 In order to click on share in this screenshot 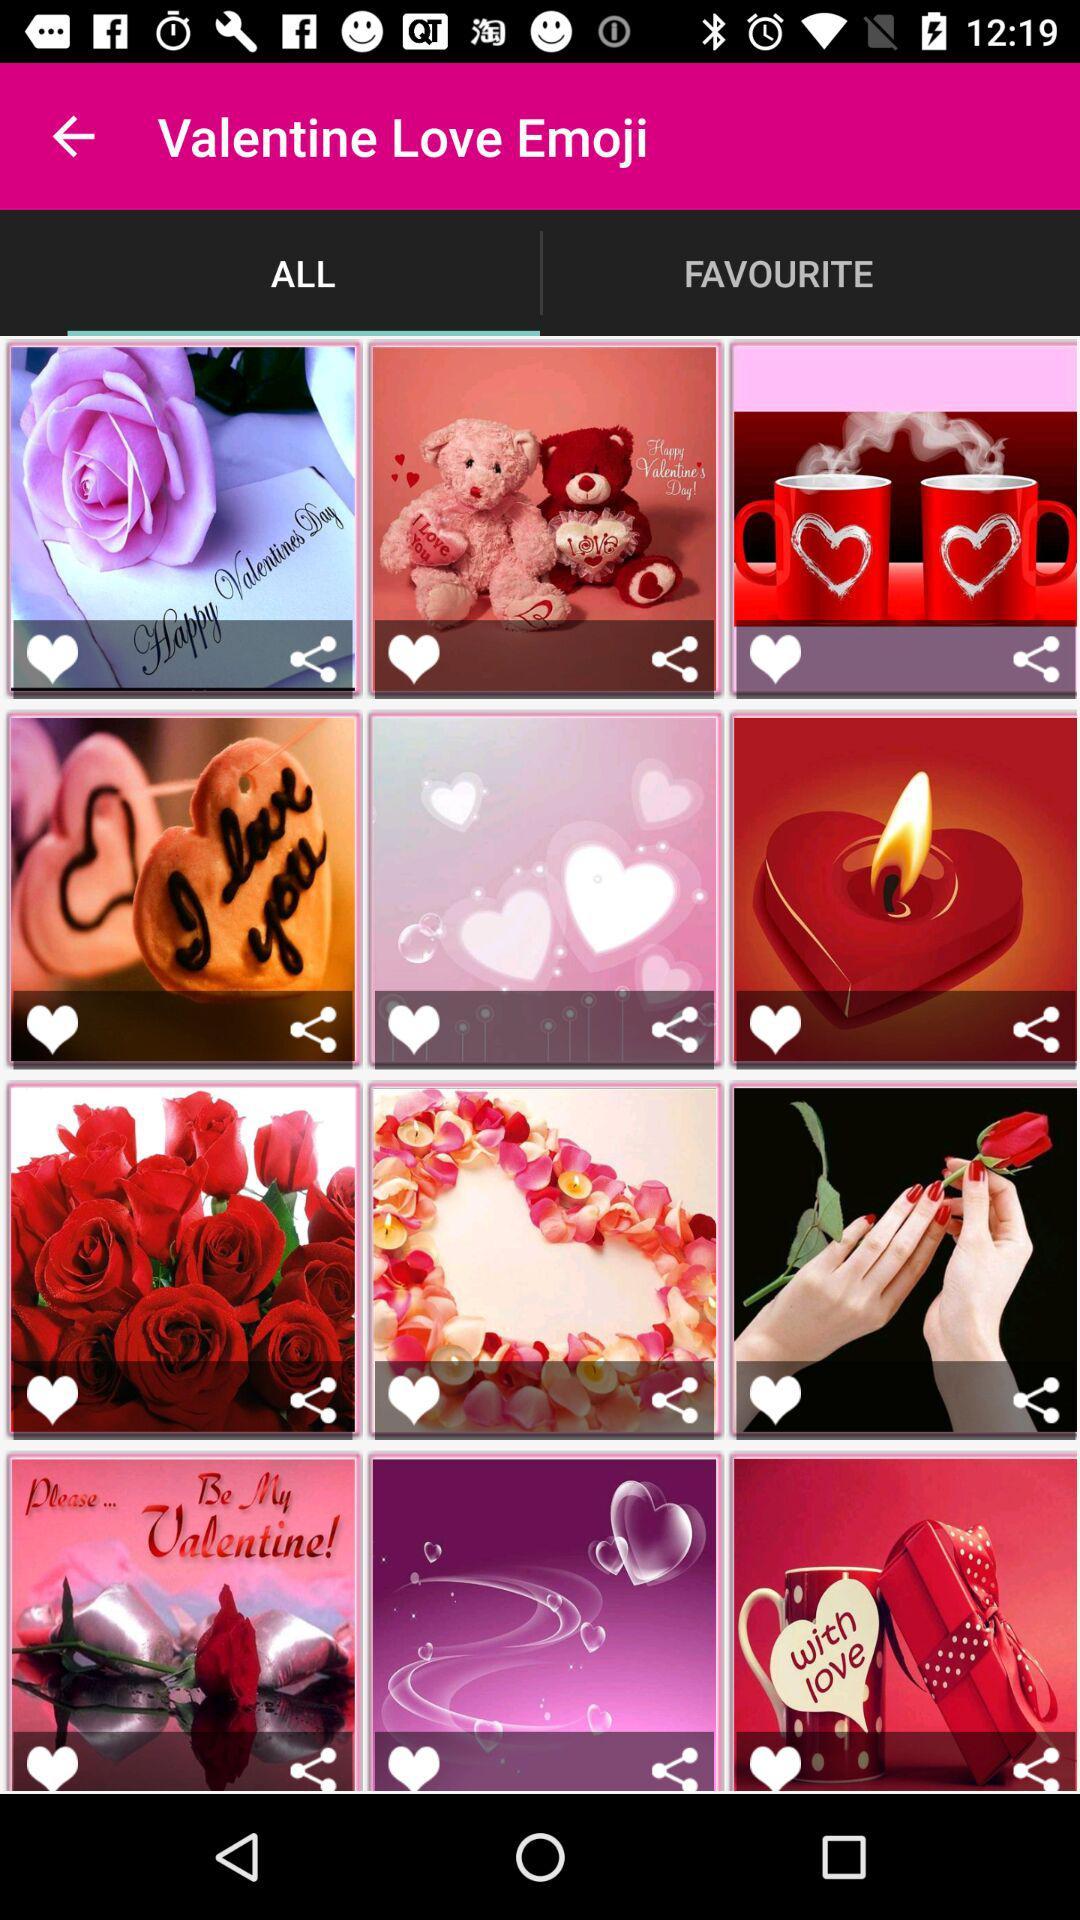, I will do `click(1035, 1768)`.